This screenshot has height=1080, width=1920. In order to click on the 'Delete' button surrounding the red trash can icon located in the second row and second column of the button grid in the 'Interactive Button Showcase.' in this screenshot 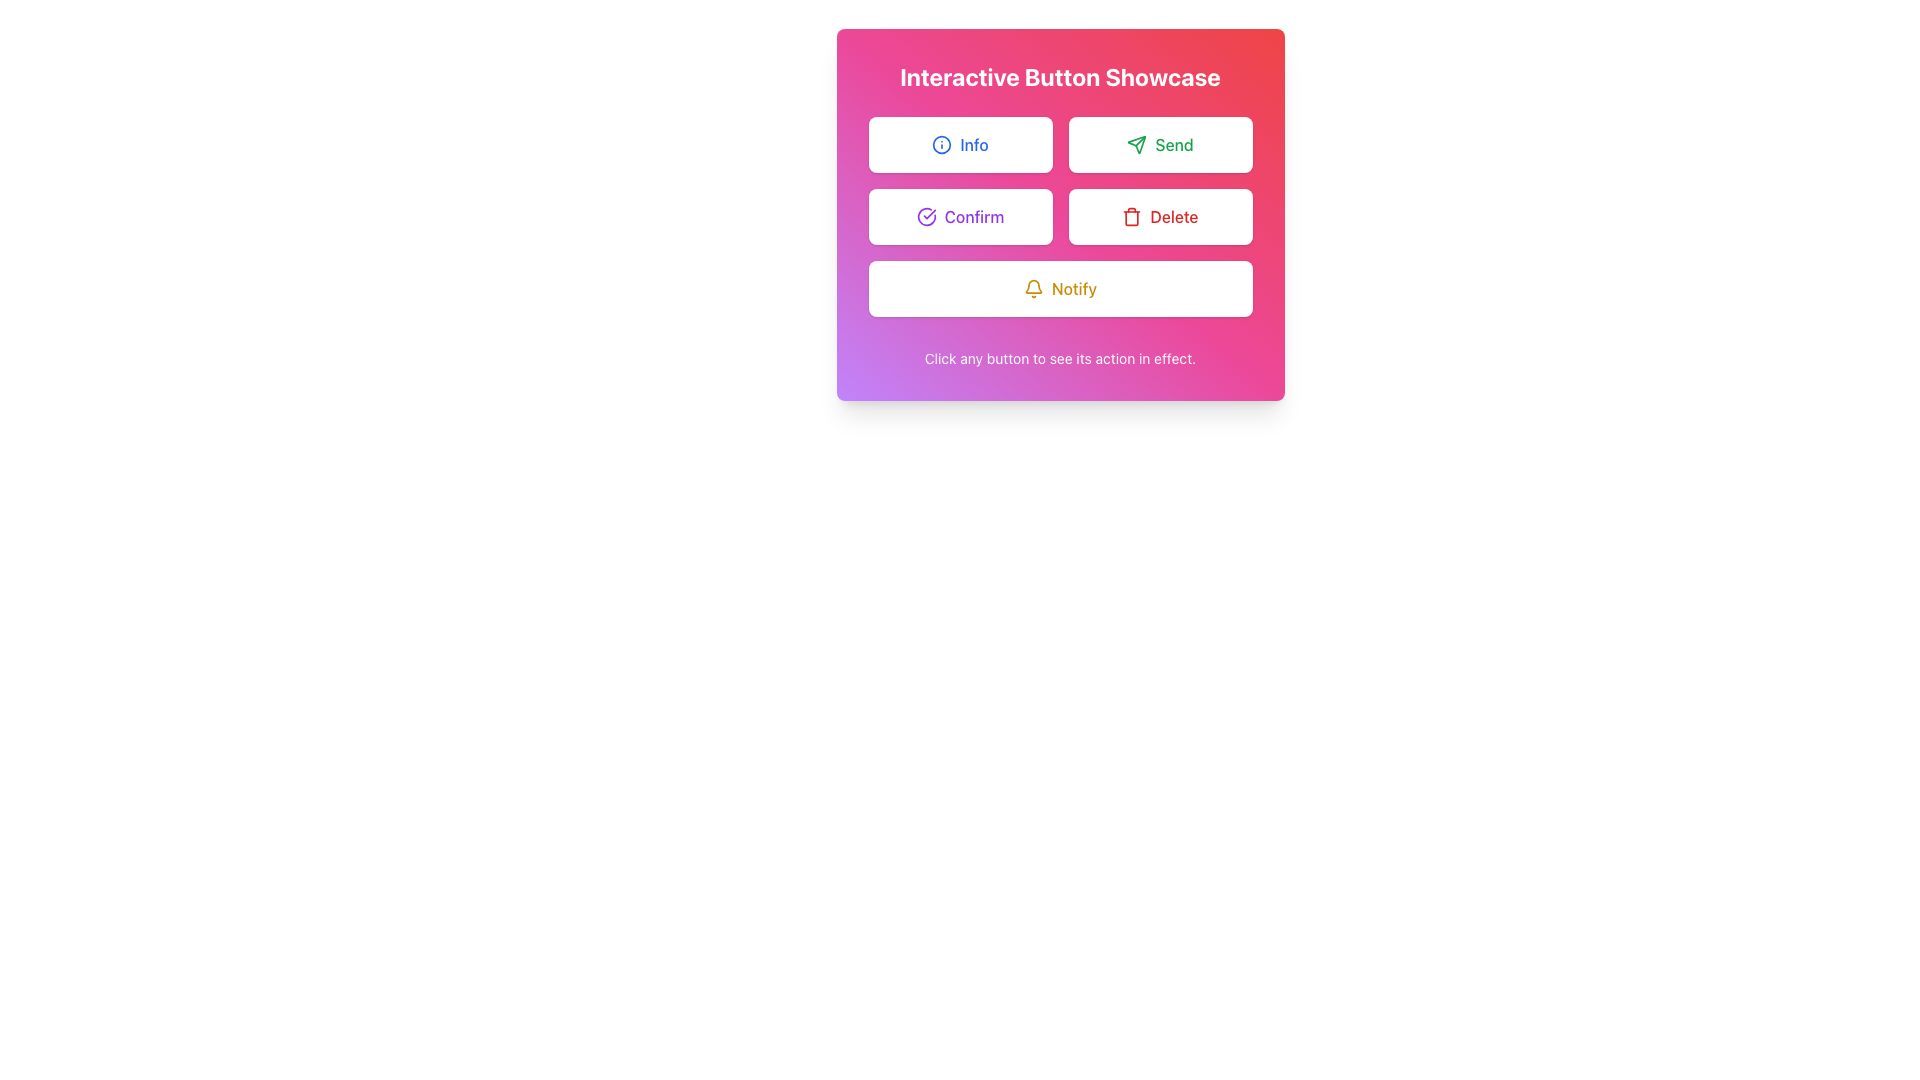, I will do `click(1132, 216)`.